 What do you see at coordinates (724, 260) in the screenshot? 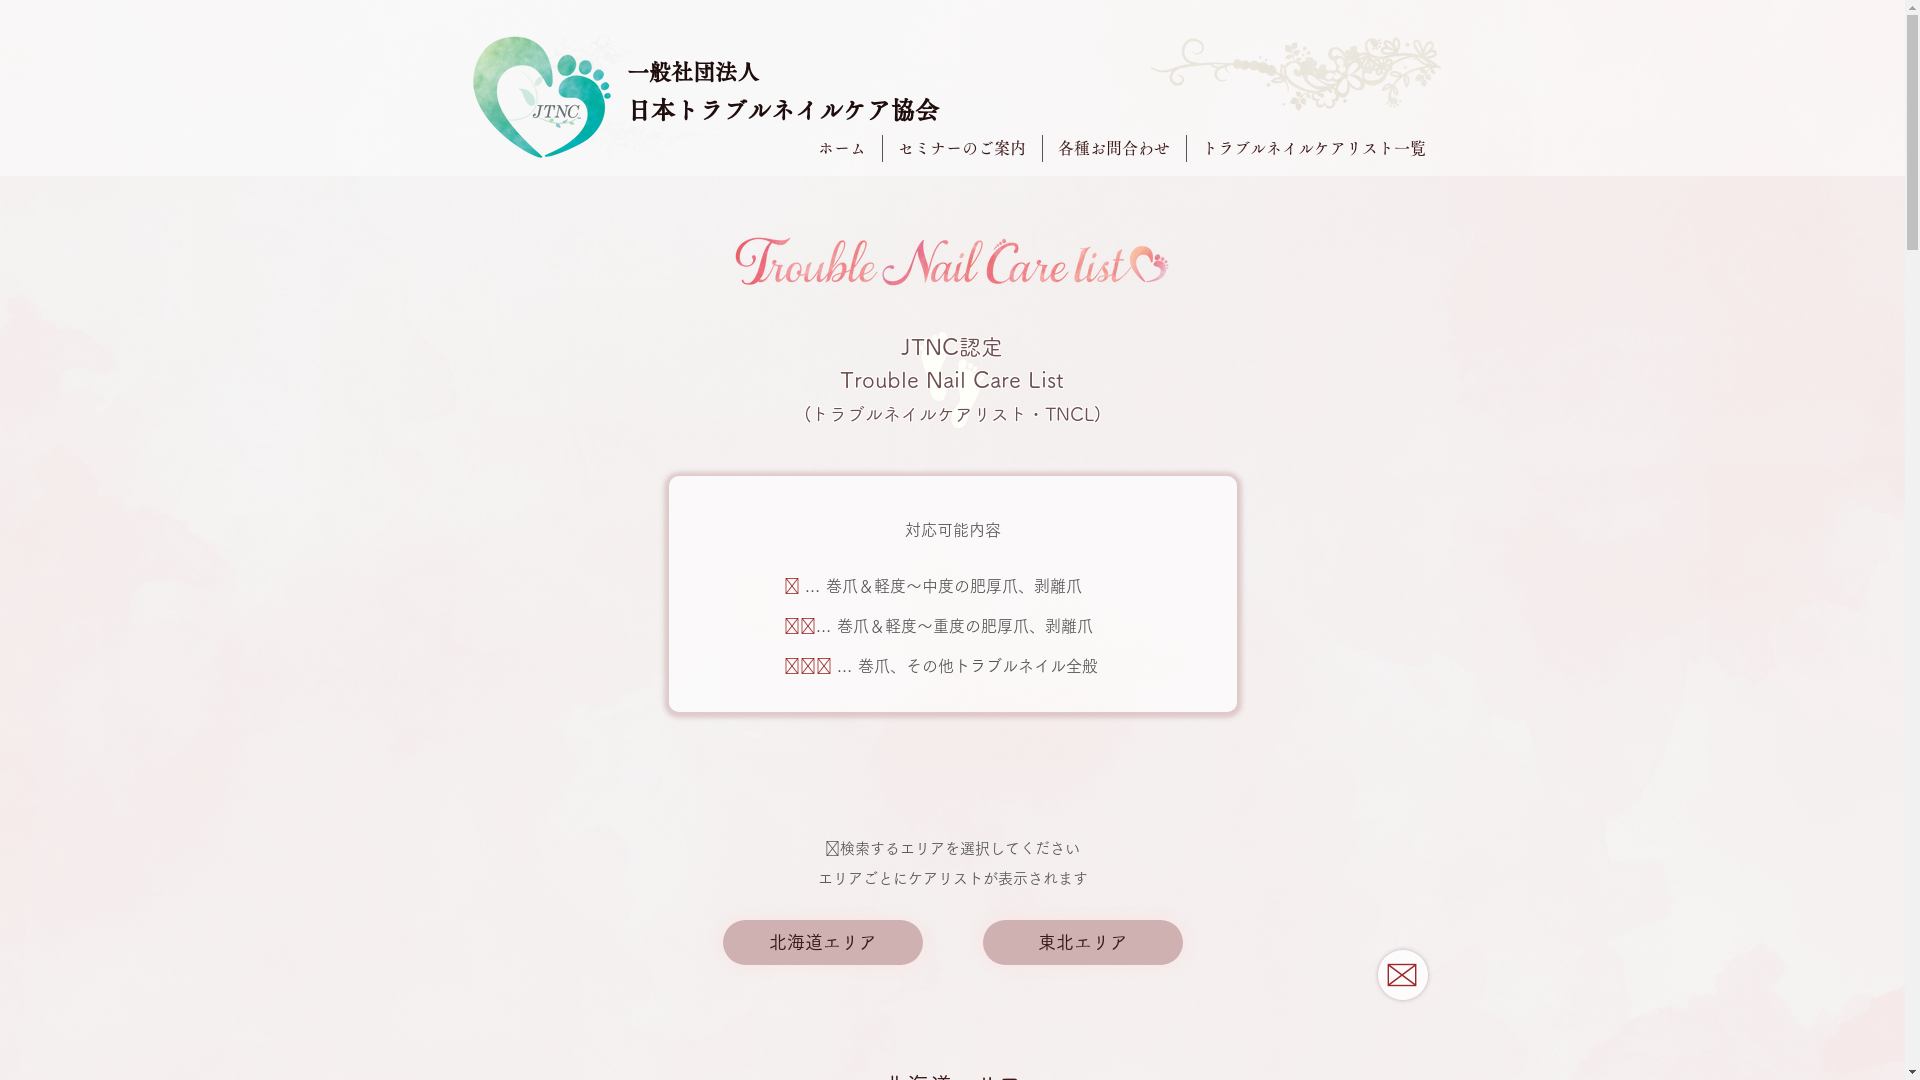
I see `'Trouble Nail Care list_LOGO_01typemain.p'` at bounding box center [724, 260].